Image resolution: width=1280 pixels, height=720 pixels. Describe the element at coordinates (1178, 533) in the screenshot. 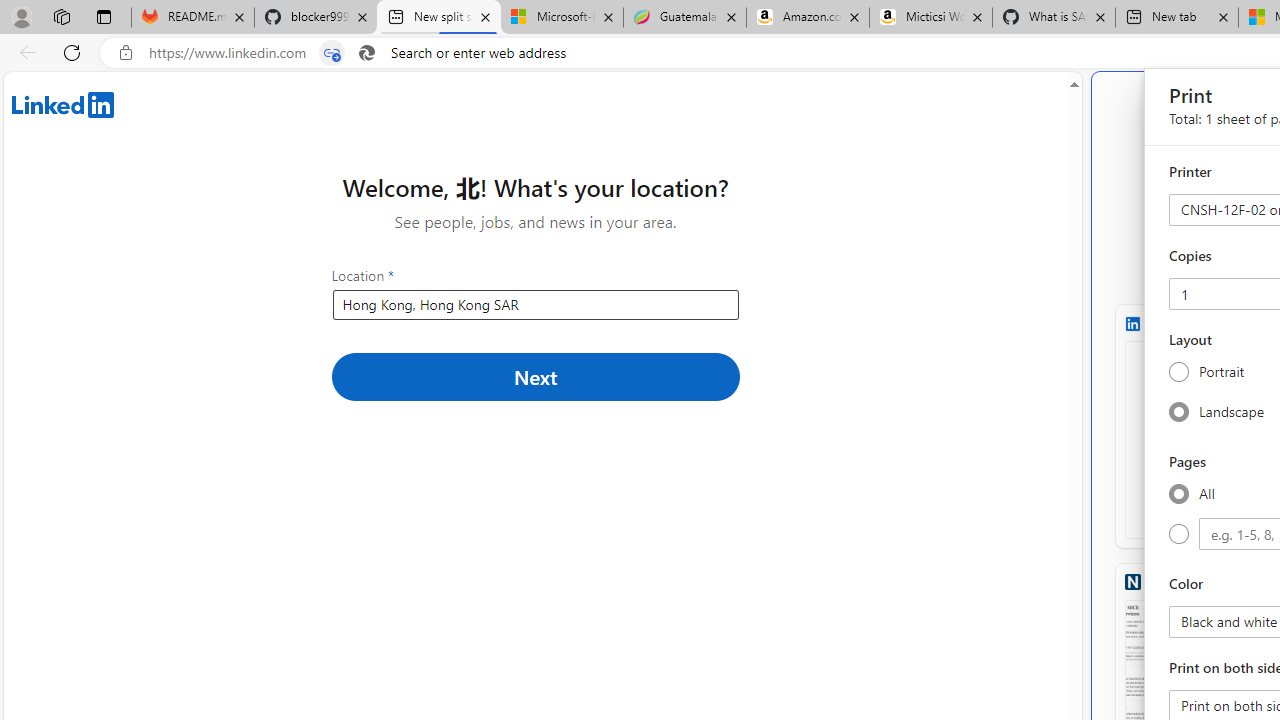

I see `'Custom'` at that location.